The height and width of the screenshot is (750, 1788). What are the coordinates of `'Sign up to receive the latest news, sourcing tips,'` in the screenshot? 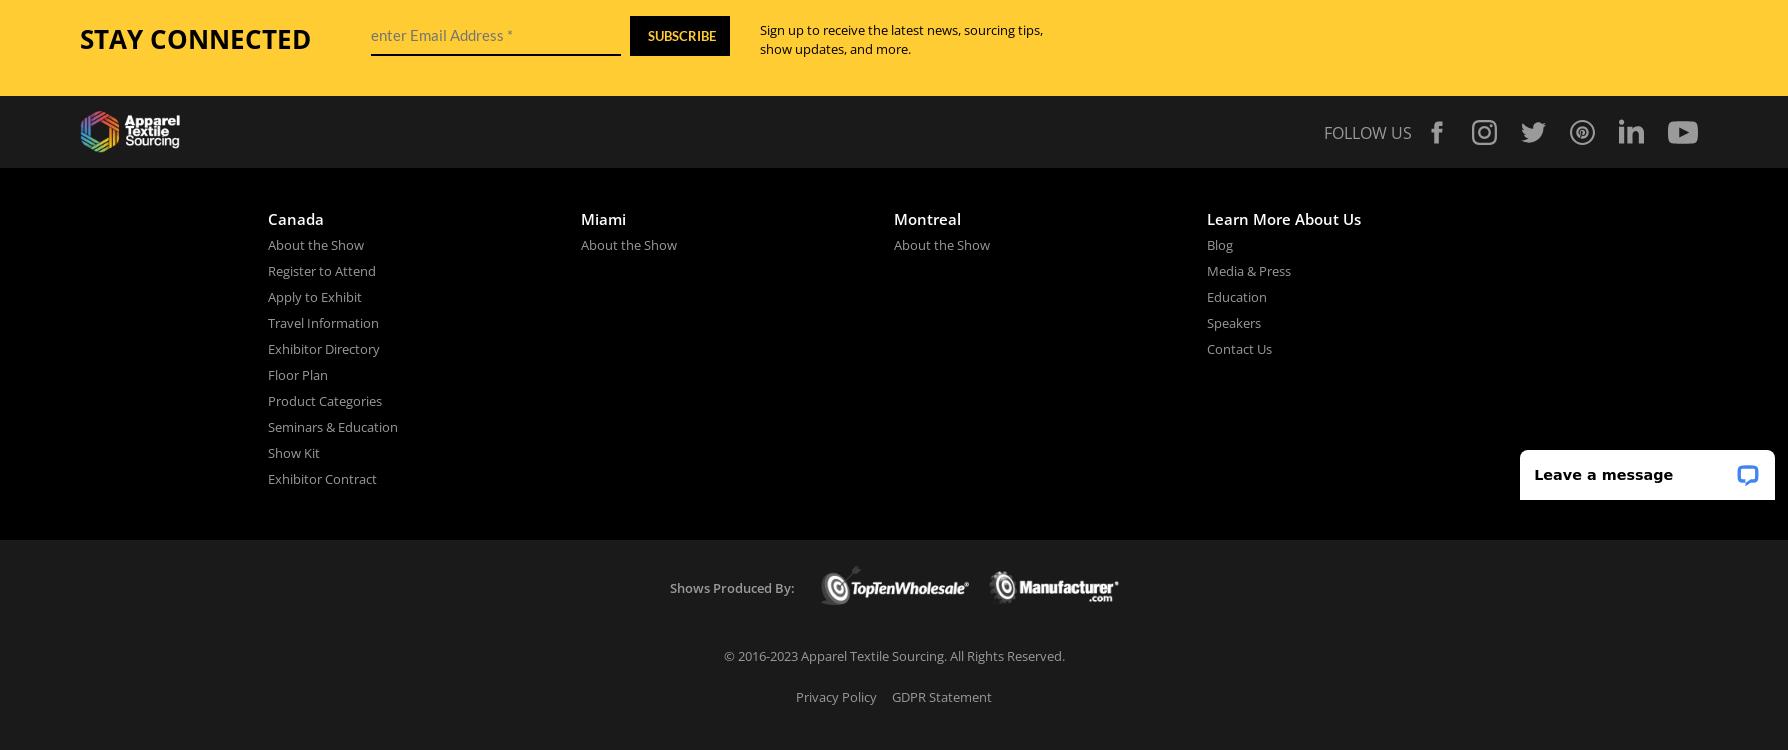 It's located at (901, 30).